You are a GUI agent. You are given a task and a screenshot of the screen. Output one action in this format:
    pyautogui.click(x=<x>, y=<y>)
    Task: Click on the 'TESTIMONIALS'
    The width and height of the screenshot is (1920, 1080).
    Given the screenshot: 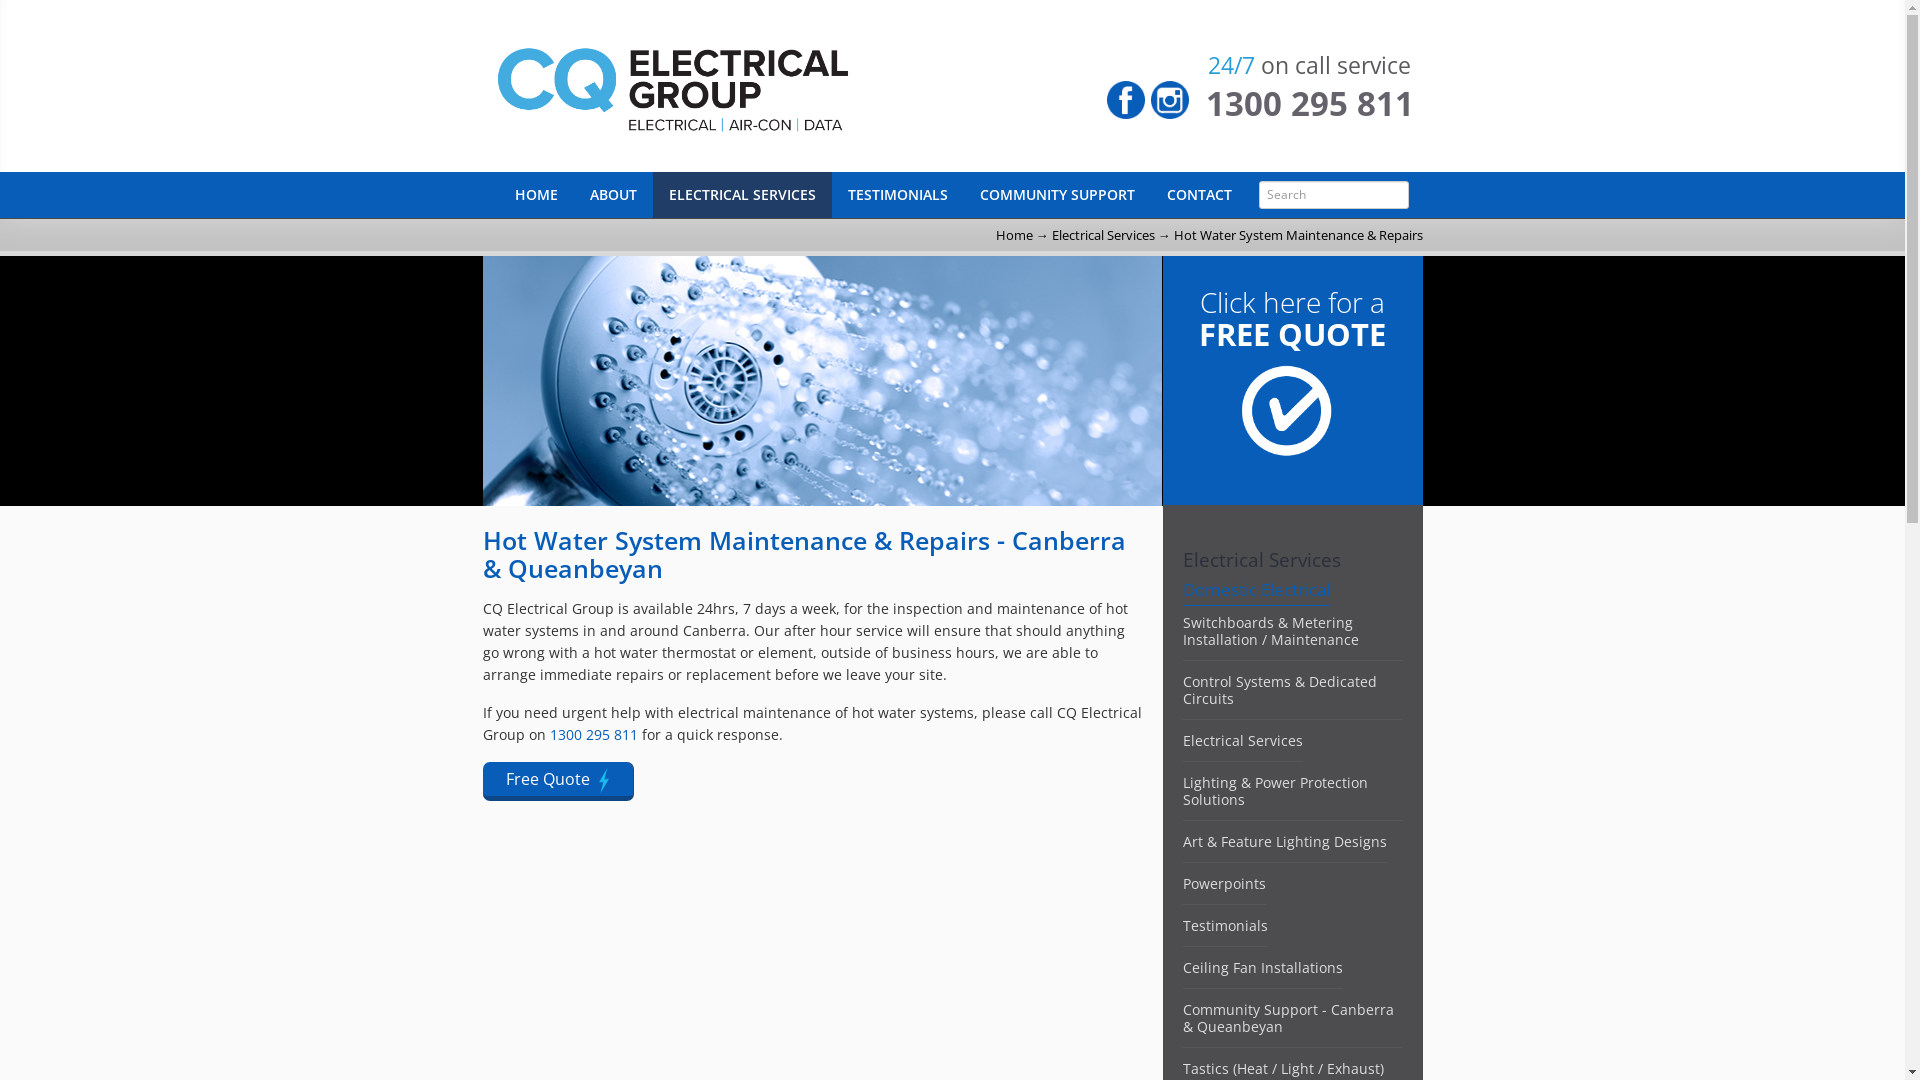 What is the action you would take?
    pyautogui.click(x=896, y=195)
    